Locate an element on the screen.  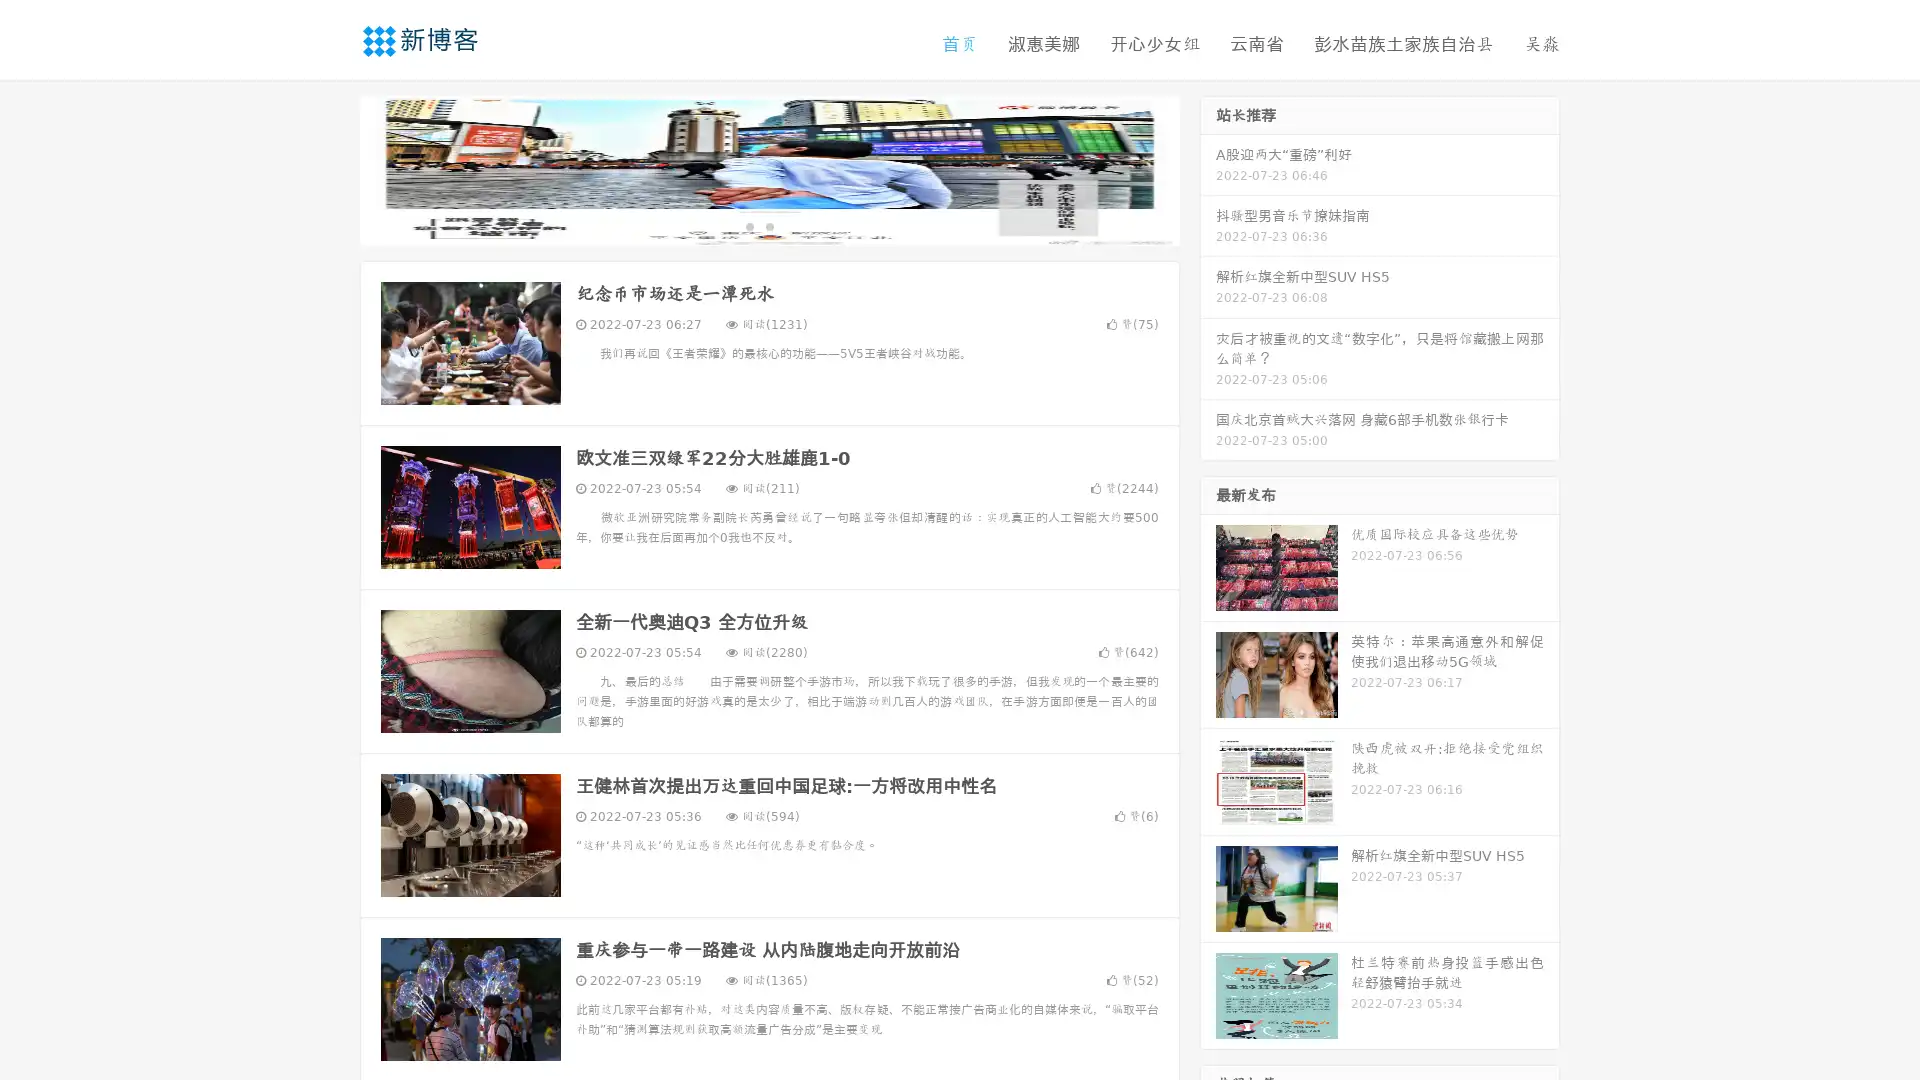
Go to slide 2 is located at coordinates (768, 225).